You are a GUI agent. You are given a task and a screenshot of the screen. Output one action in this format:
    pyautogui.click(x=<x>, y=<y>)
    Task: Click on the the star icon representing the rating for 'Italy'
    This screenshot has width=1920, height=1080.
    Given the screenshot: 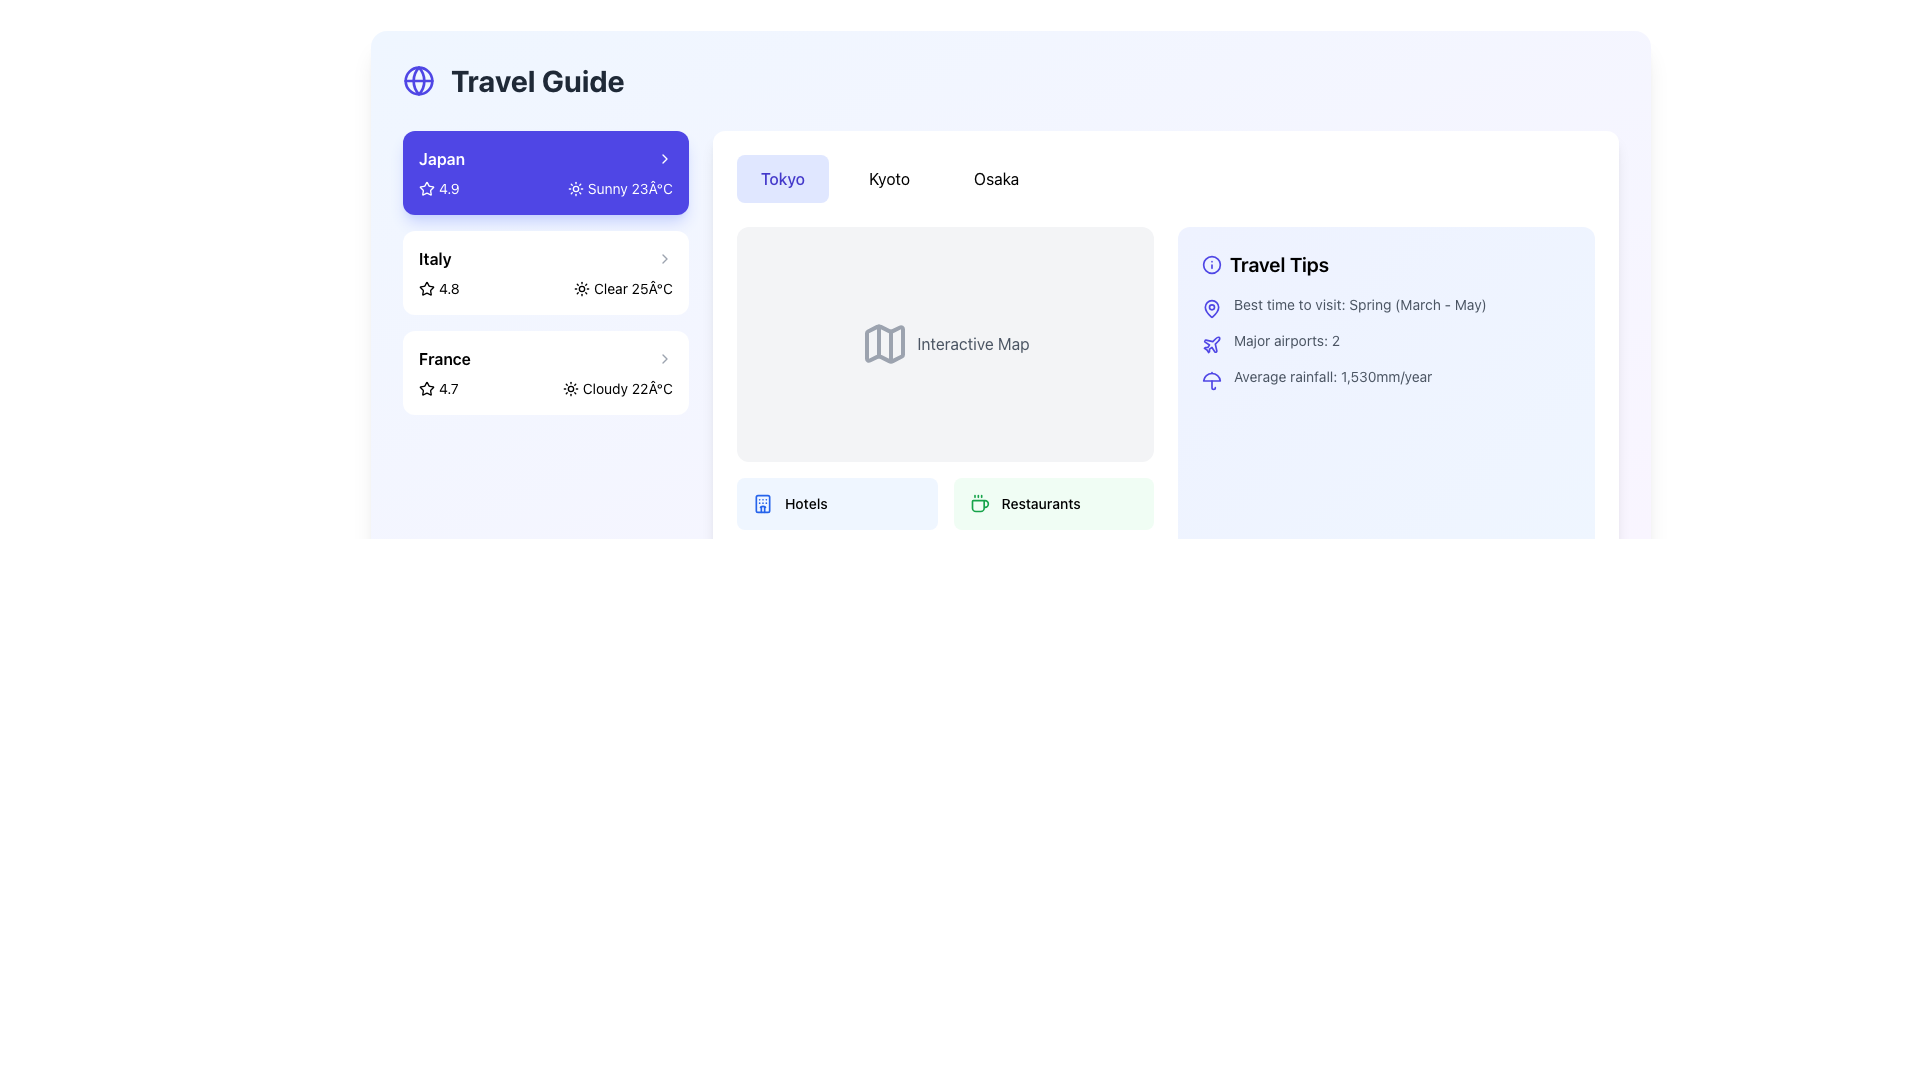 What is the action you would take?
    pyautogui.click(x=426, y=289)
    